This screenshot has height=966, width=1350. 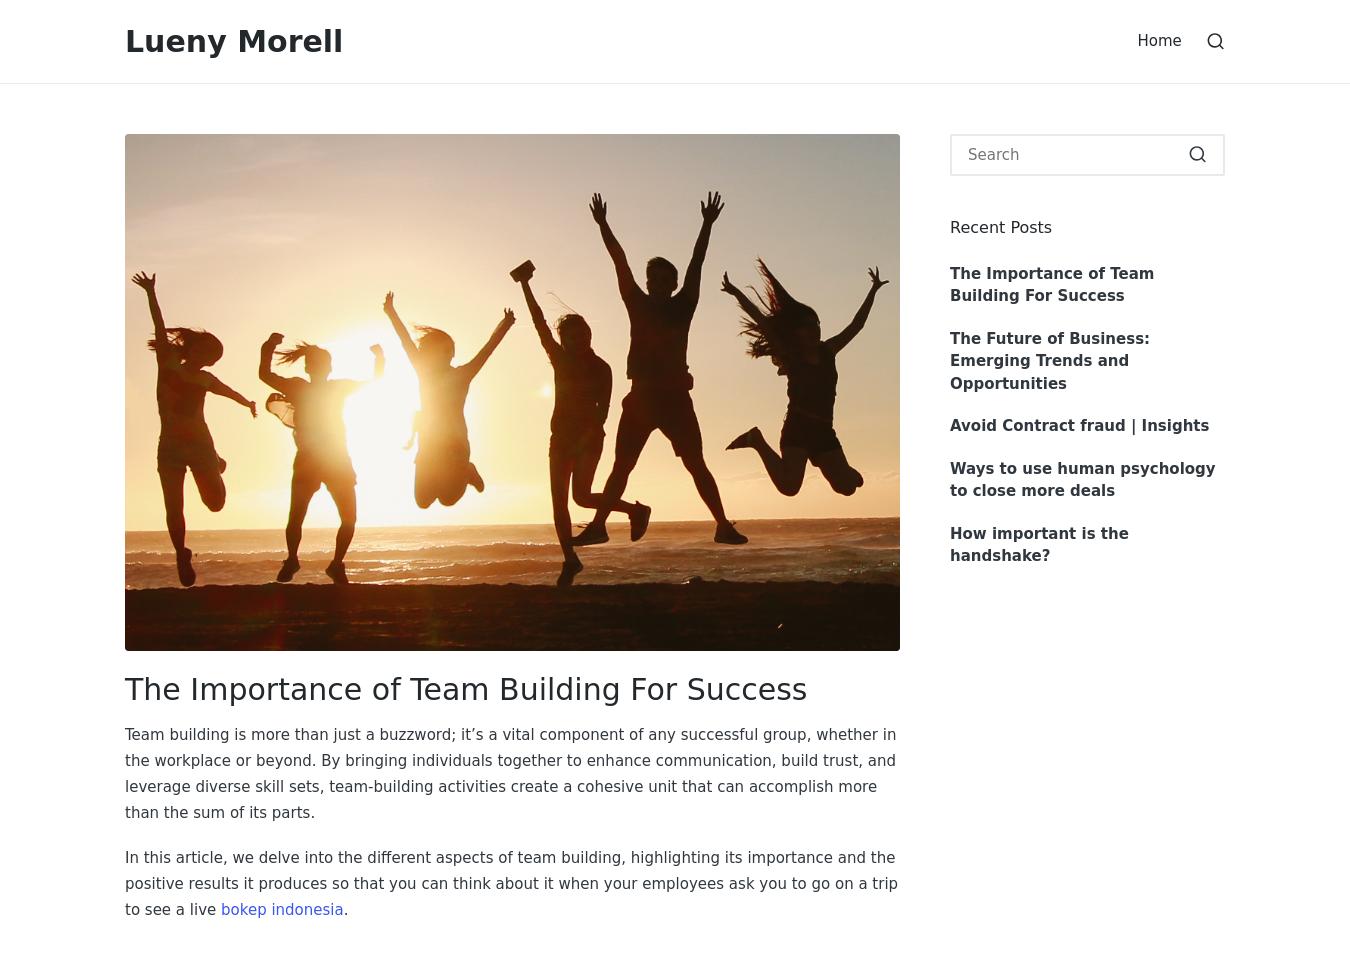 What do you see at coordinates (345, 908) in the screenshot?
I see `'.'` at bounding box center [345, 908].